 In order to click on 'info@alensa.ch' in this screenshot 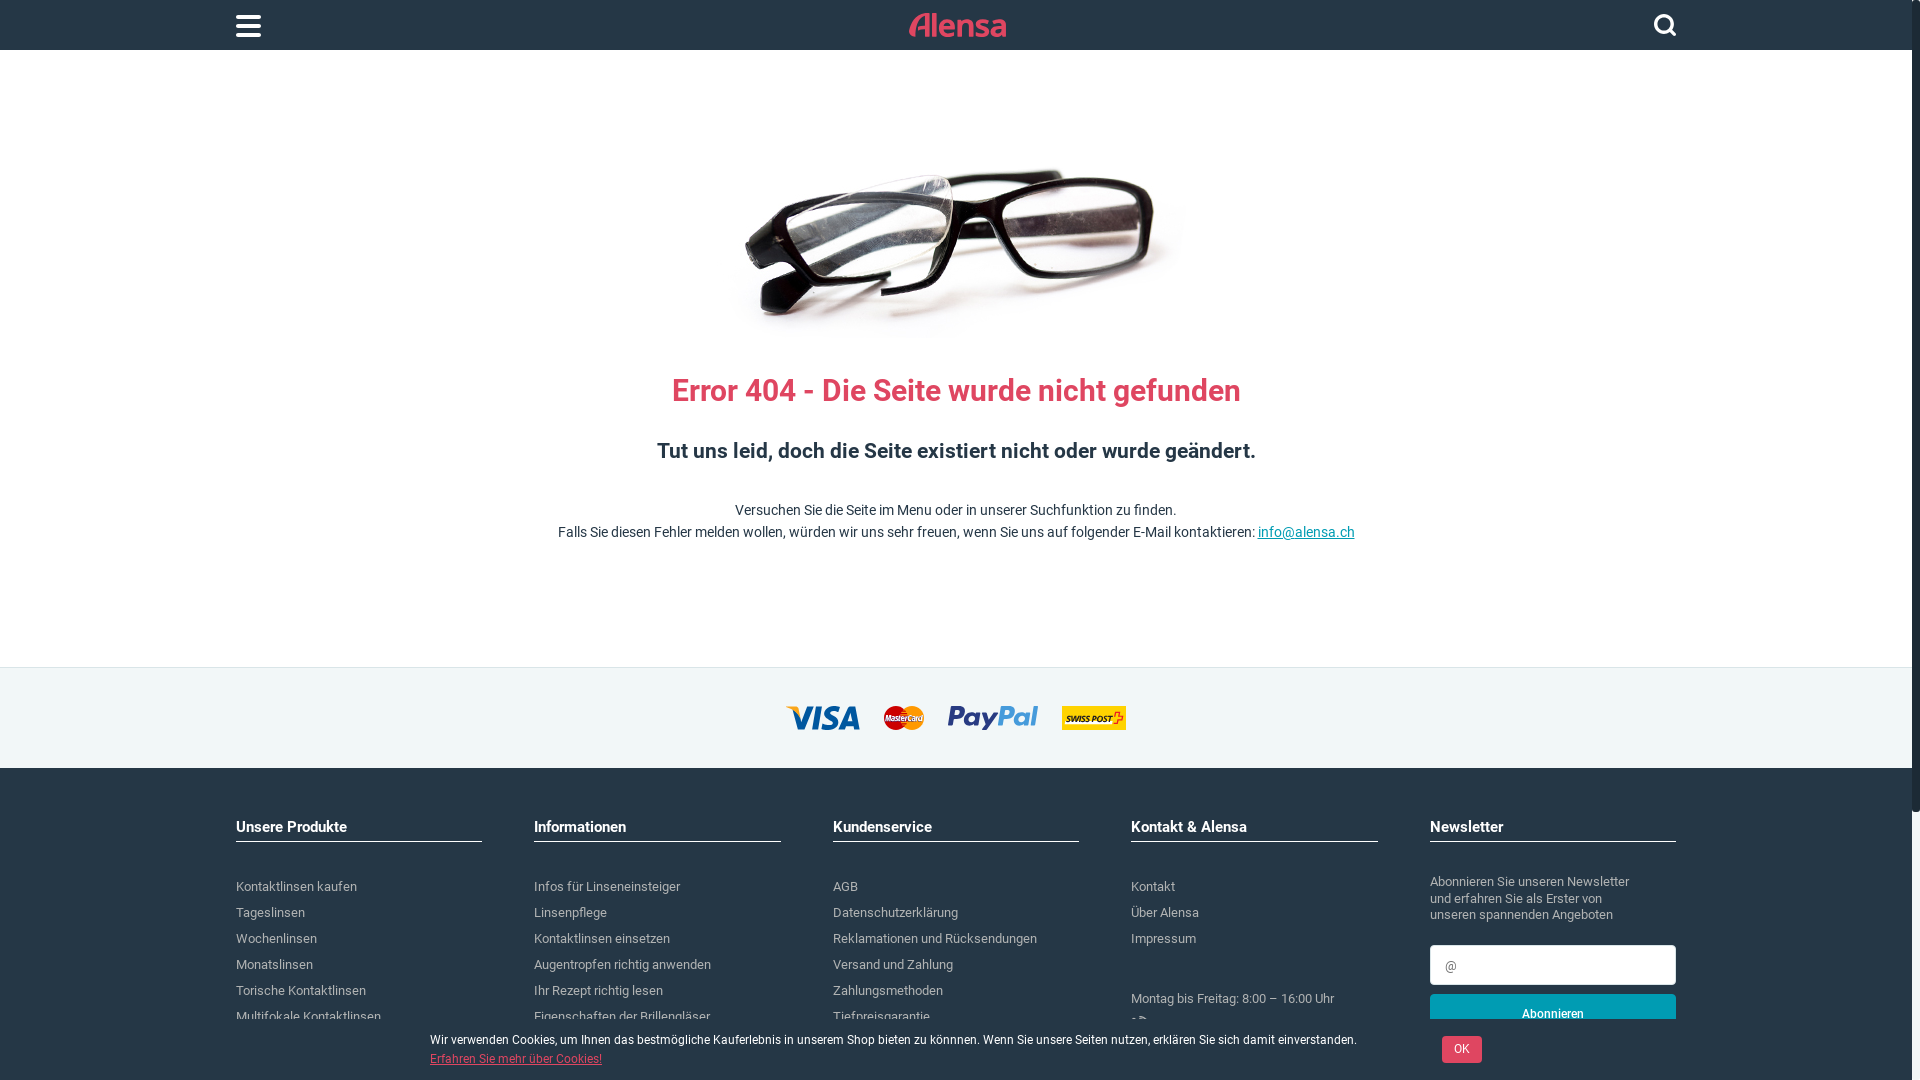, I will do `click(1306, 531)`.